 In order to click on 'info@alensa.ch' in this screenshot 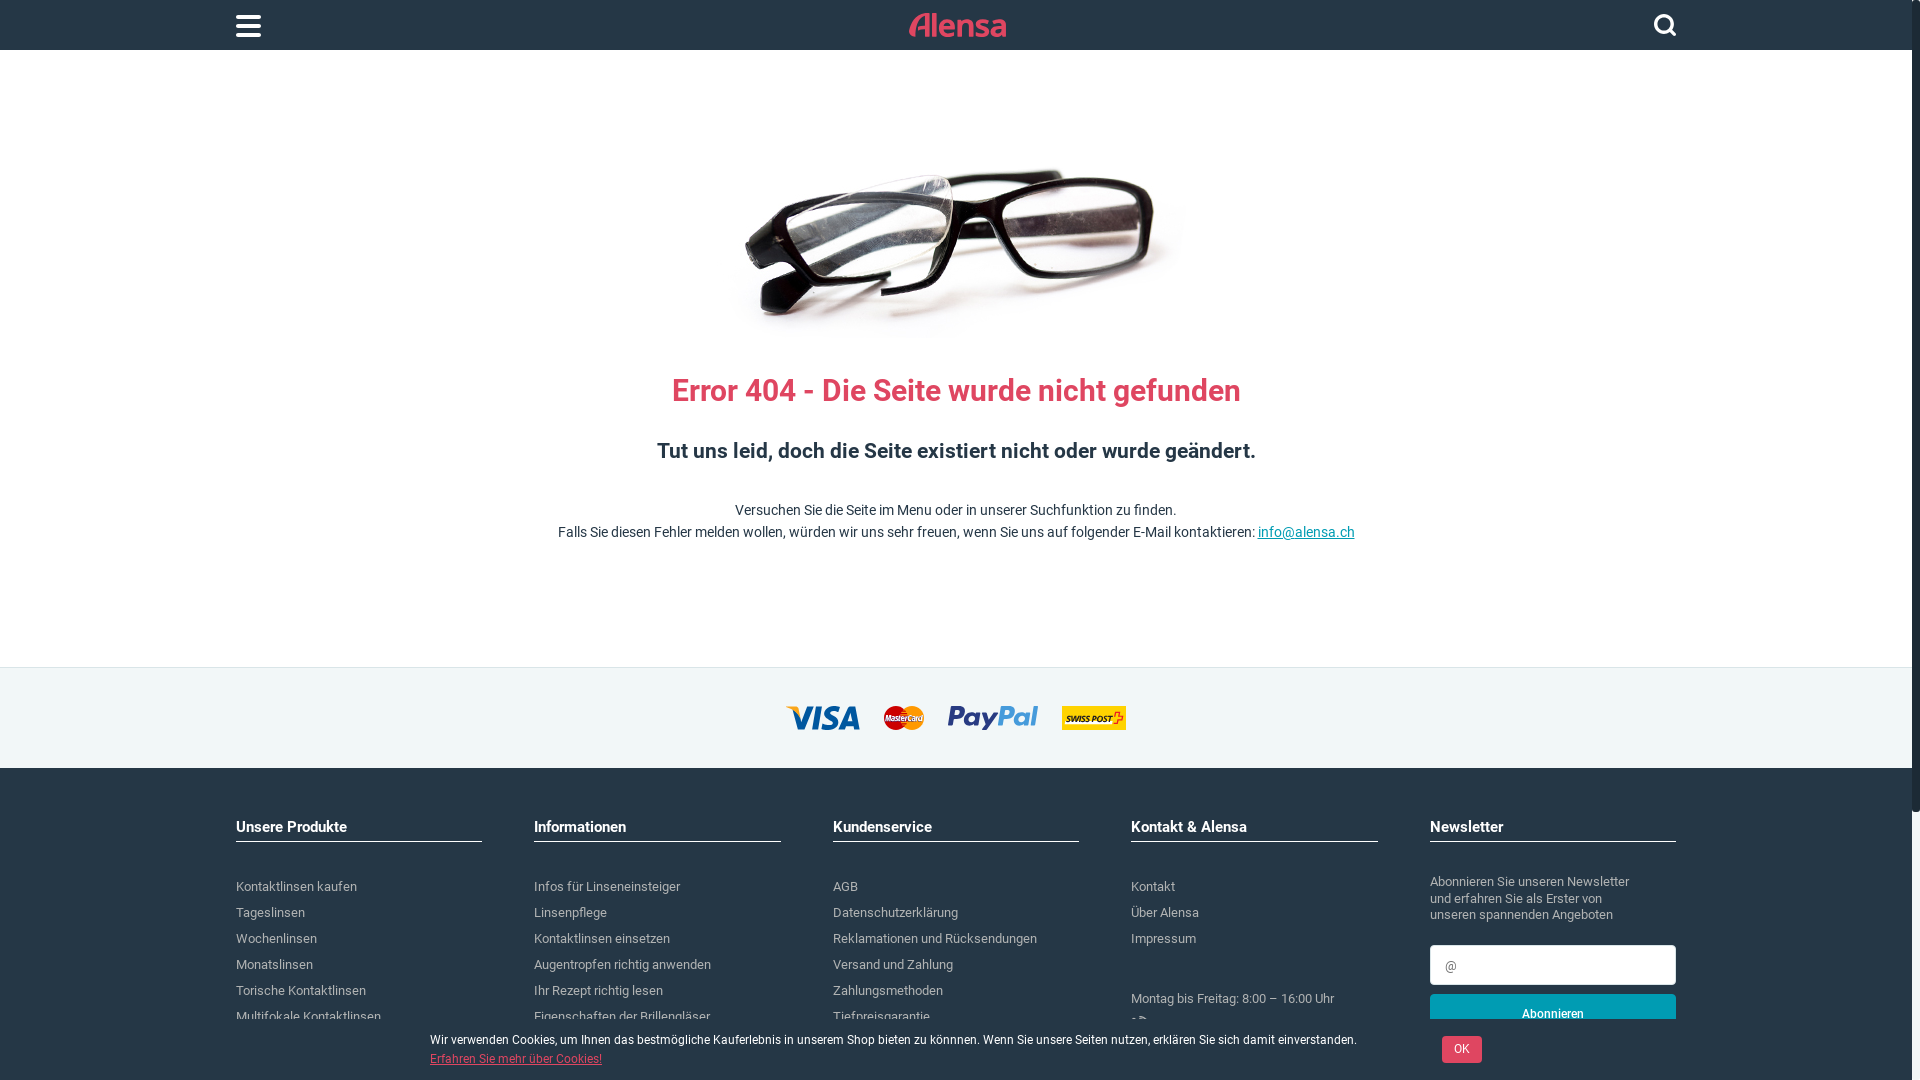, I will do `click(1306, 531)`.